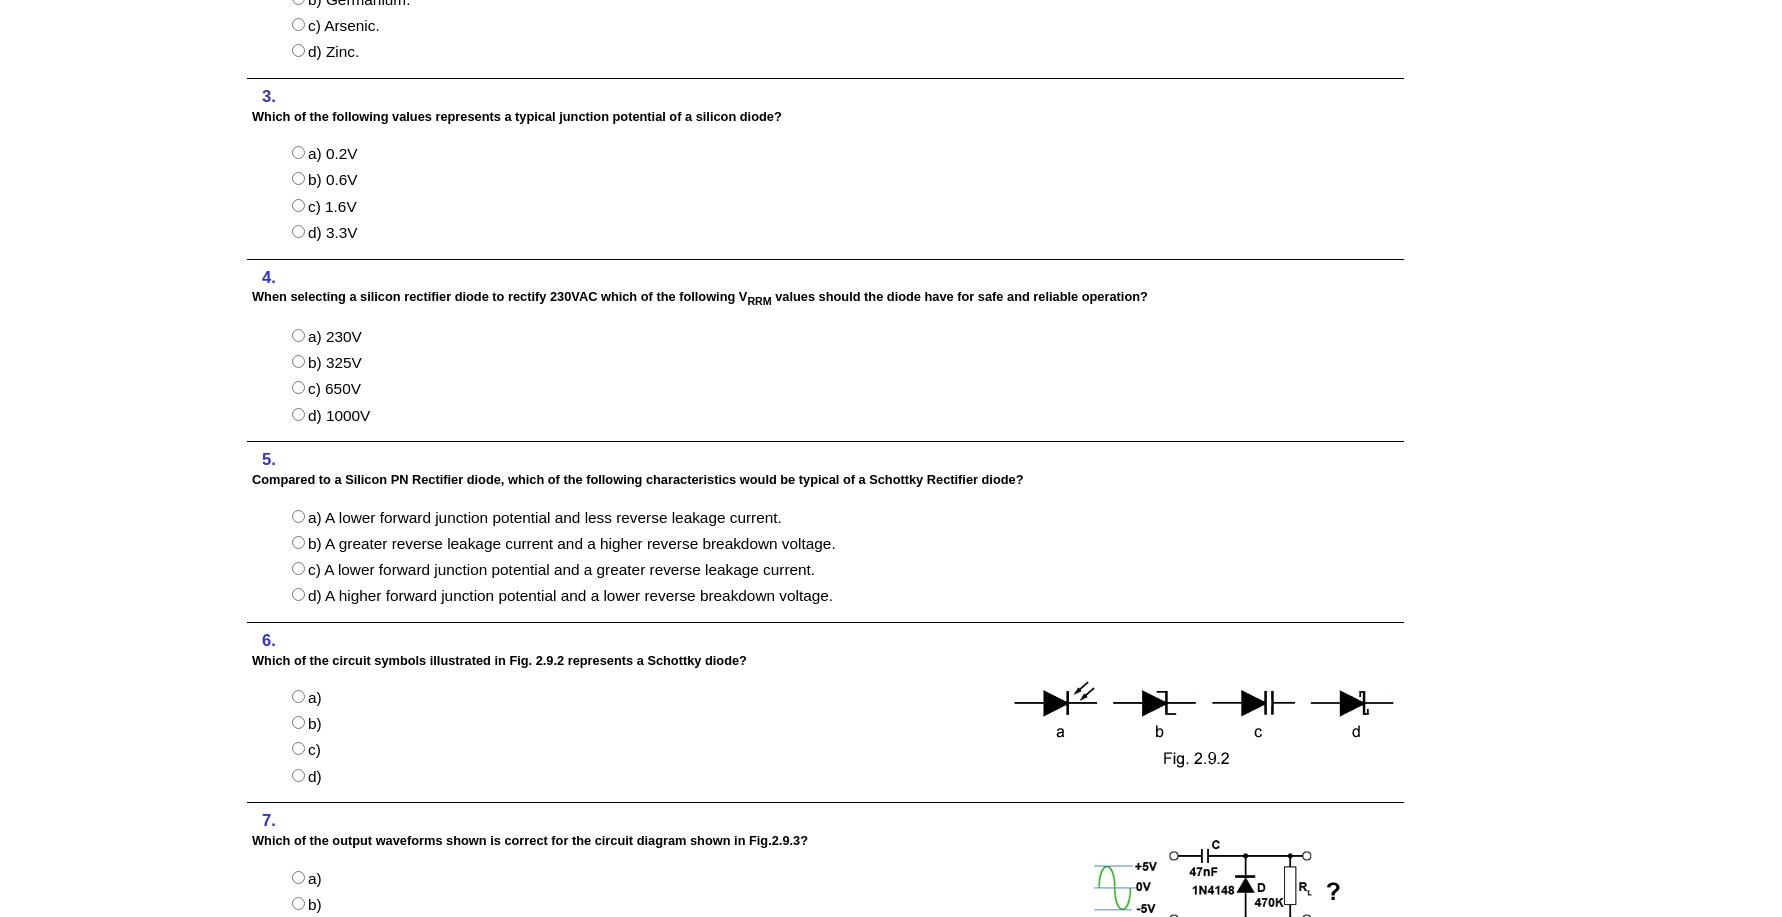  What do you see at coordinates (498, 296) in the screenshot?
I see `'When selecting a silicon rectifier diode to rectify 230VAC which of the following V'` at bounding box center [498, 296].